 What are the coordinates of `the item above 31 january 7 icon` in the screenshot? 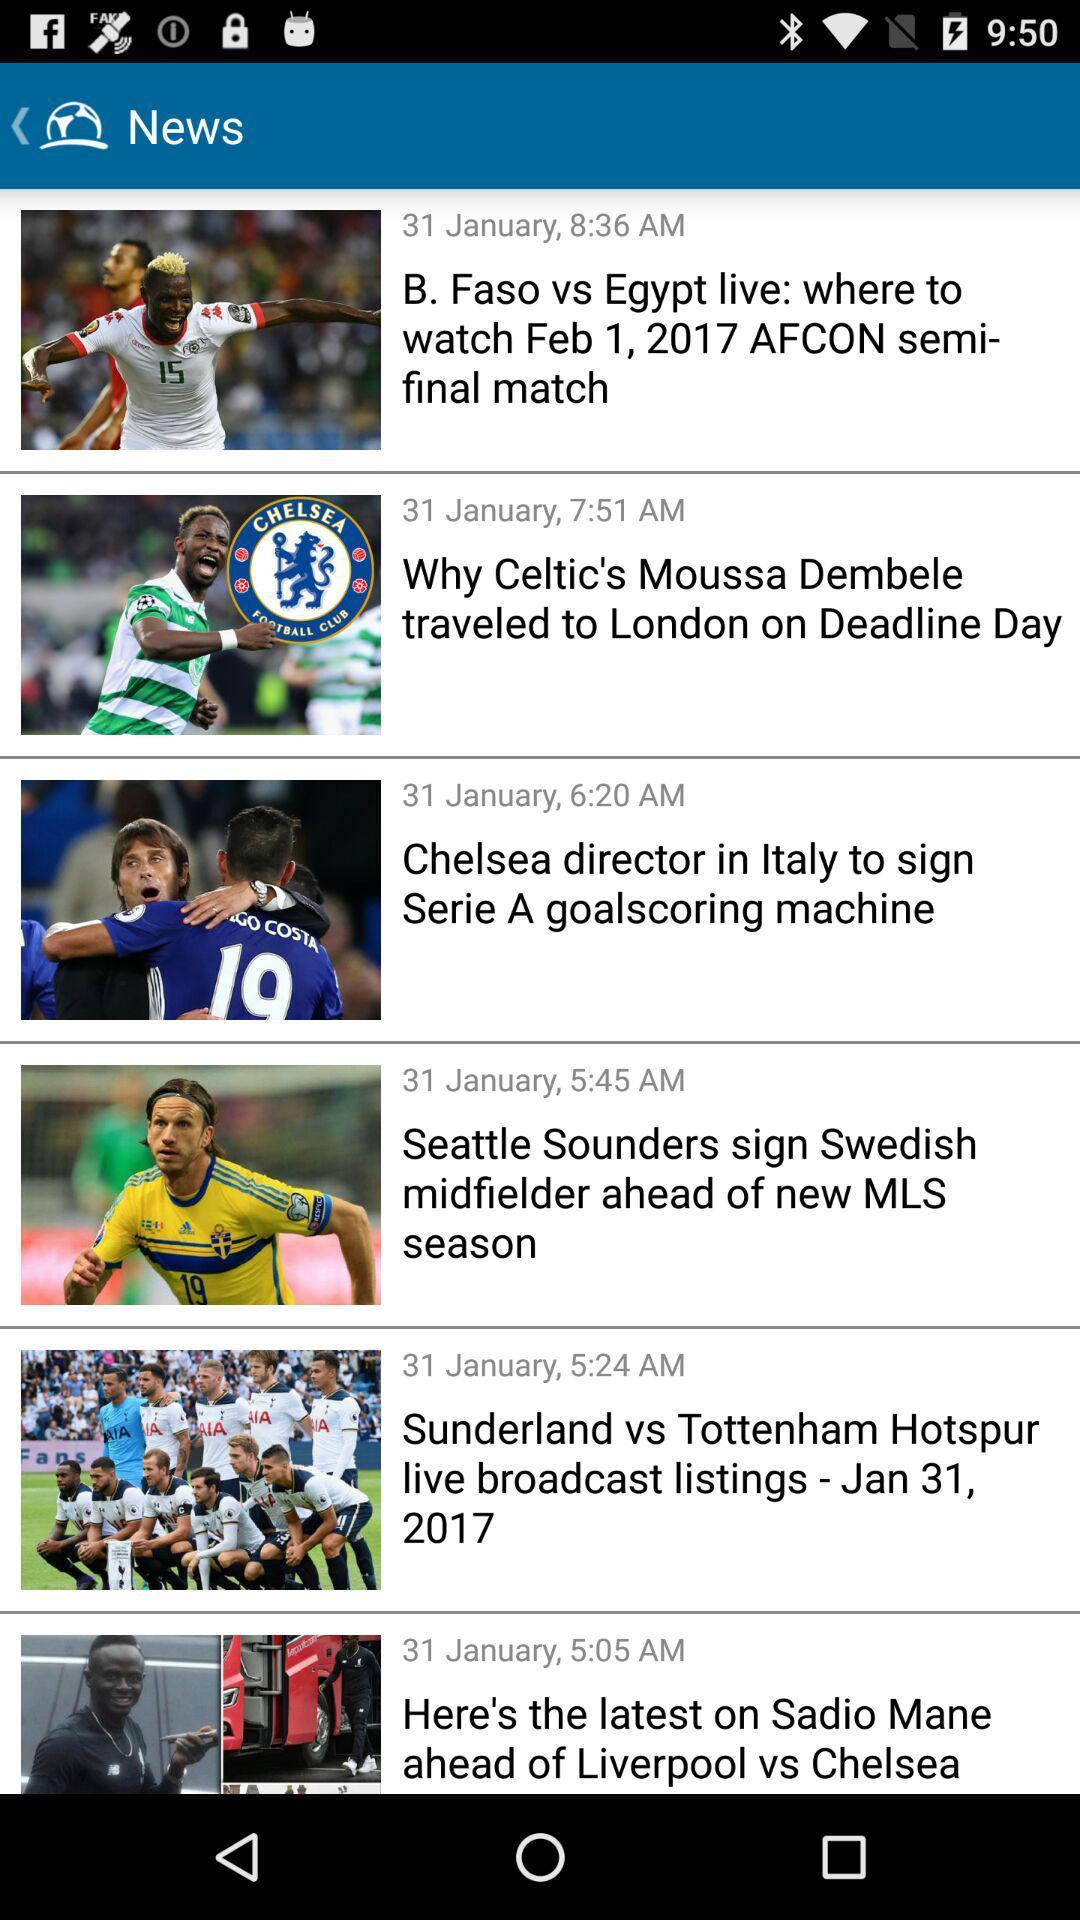 It's located at (734, 336).